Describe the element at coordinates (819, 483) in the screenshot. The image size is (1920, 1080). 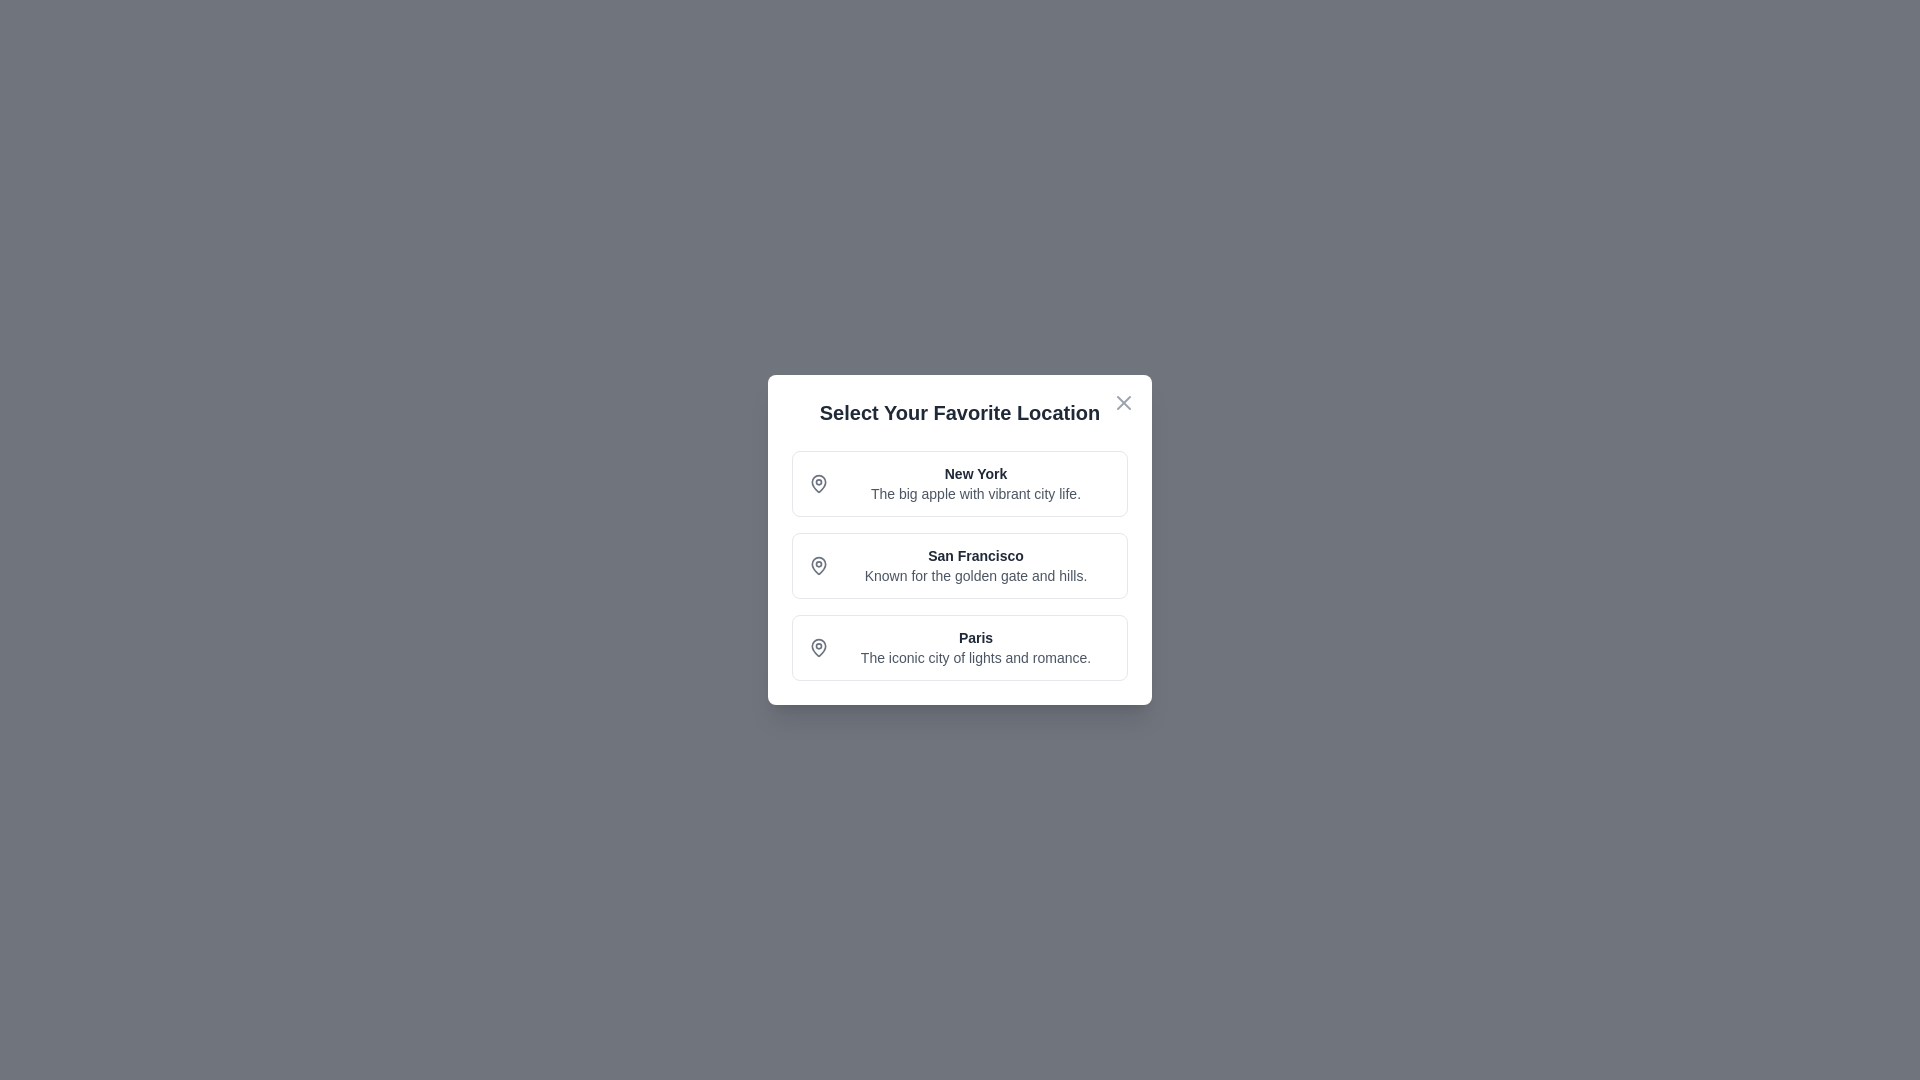
I see `the icon of the New York card to inspect it` at that location.